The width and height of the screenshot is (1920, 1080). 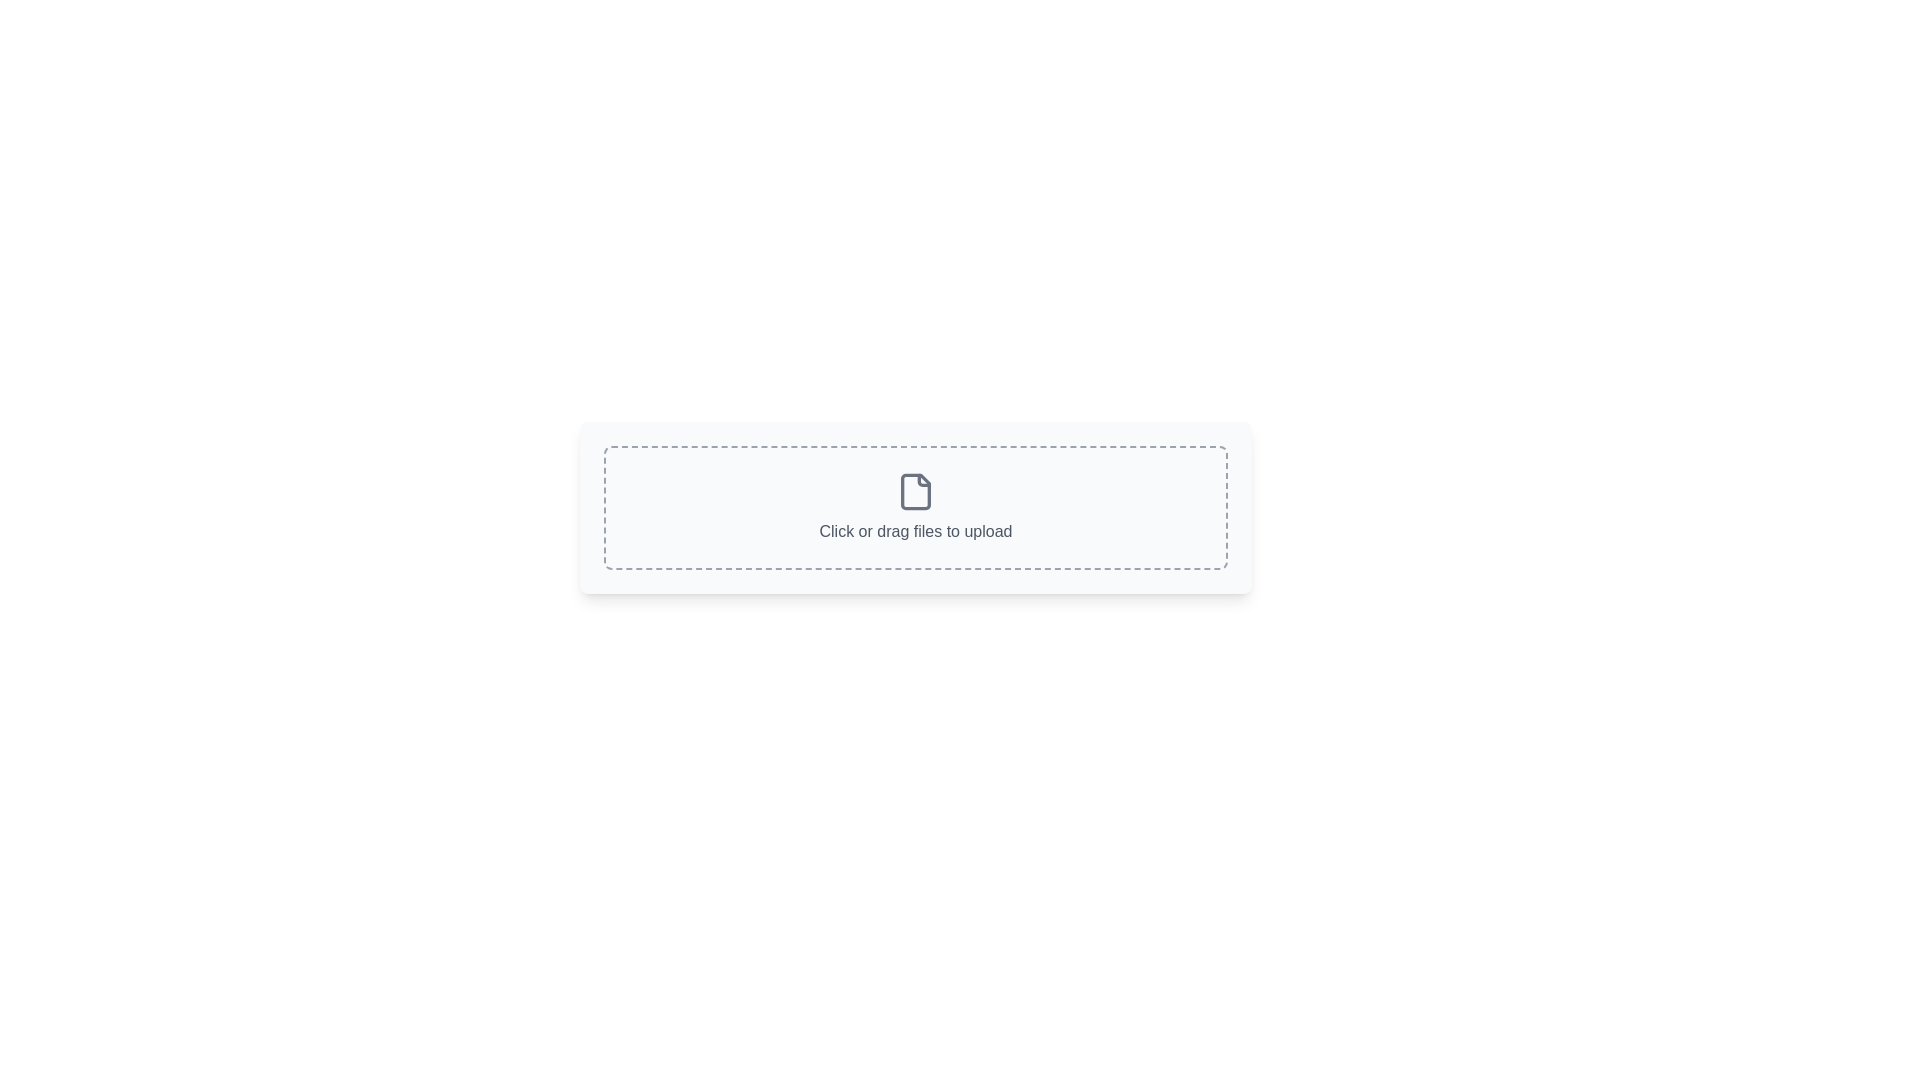 What do you see at coordinates (915, 531) in the screenshot?
I see `the Text Label that provides instructions for the user to click or drag and drop files into the designated region` at bounding box center [915, 531].